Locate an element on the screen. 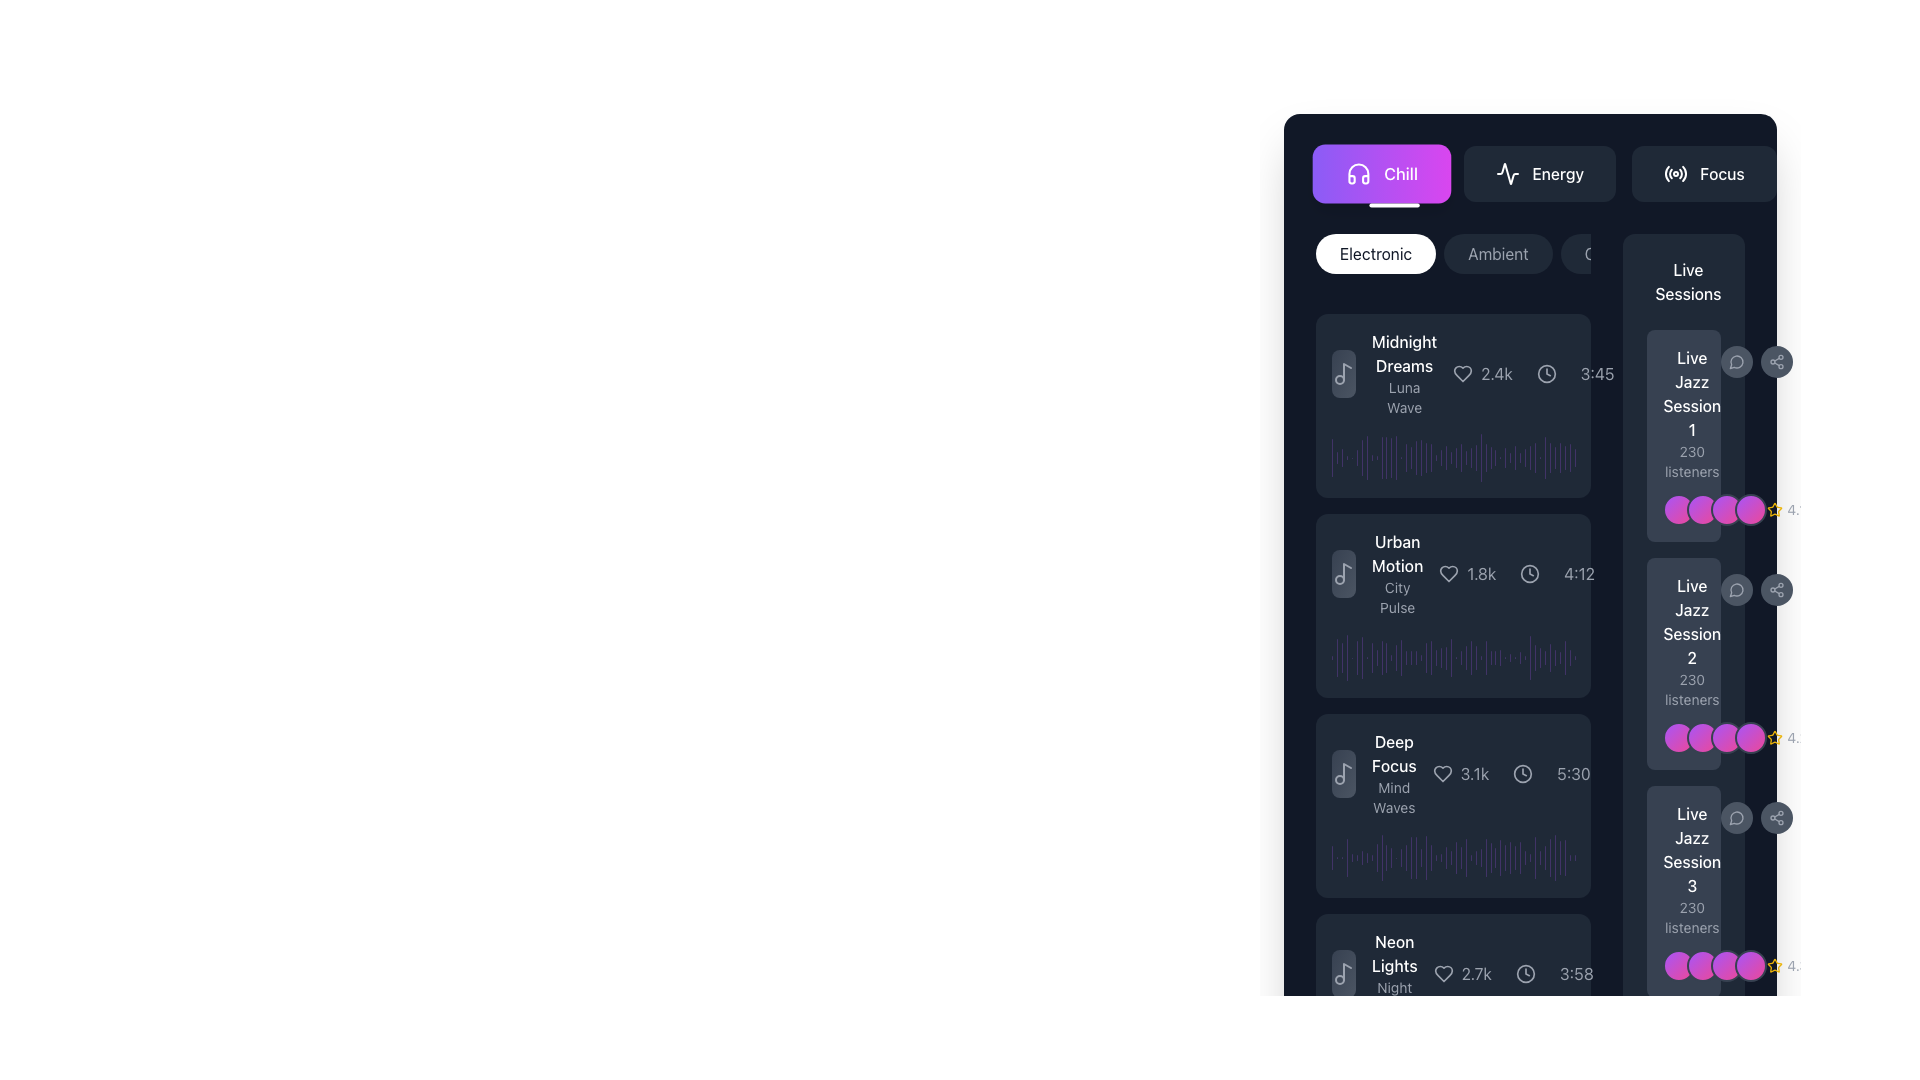  the share icon button, which is depicted as three connected circles in a triangular layout is located at coordinates (1777, 817).